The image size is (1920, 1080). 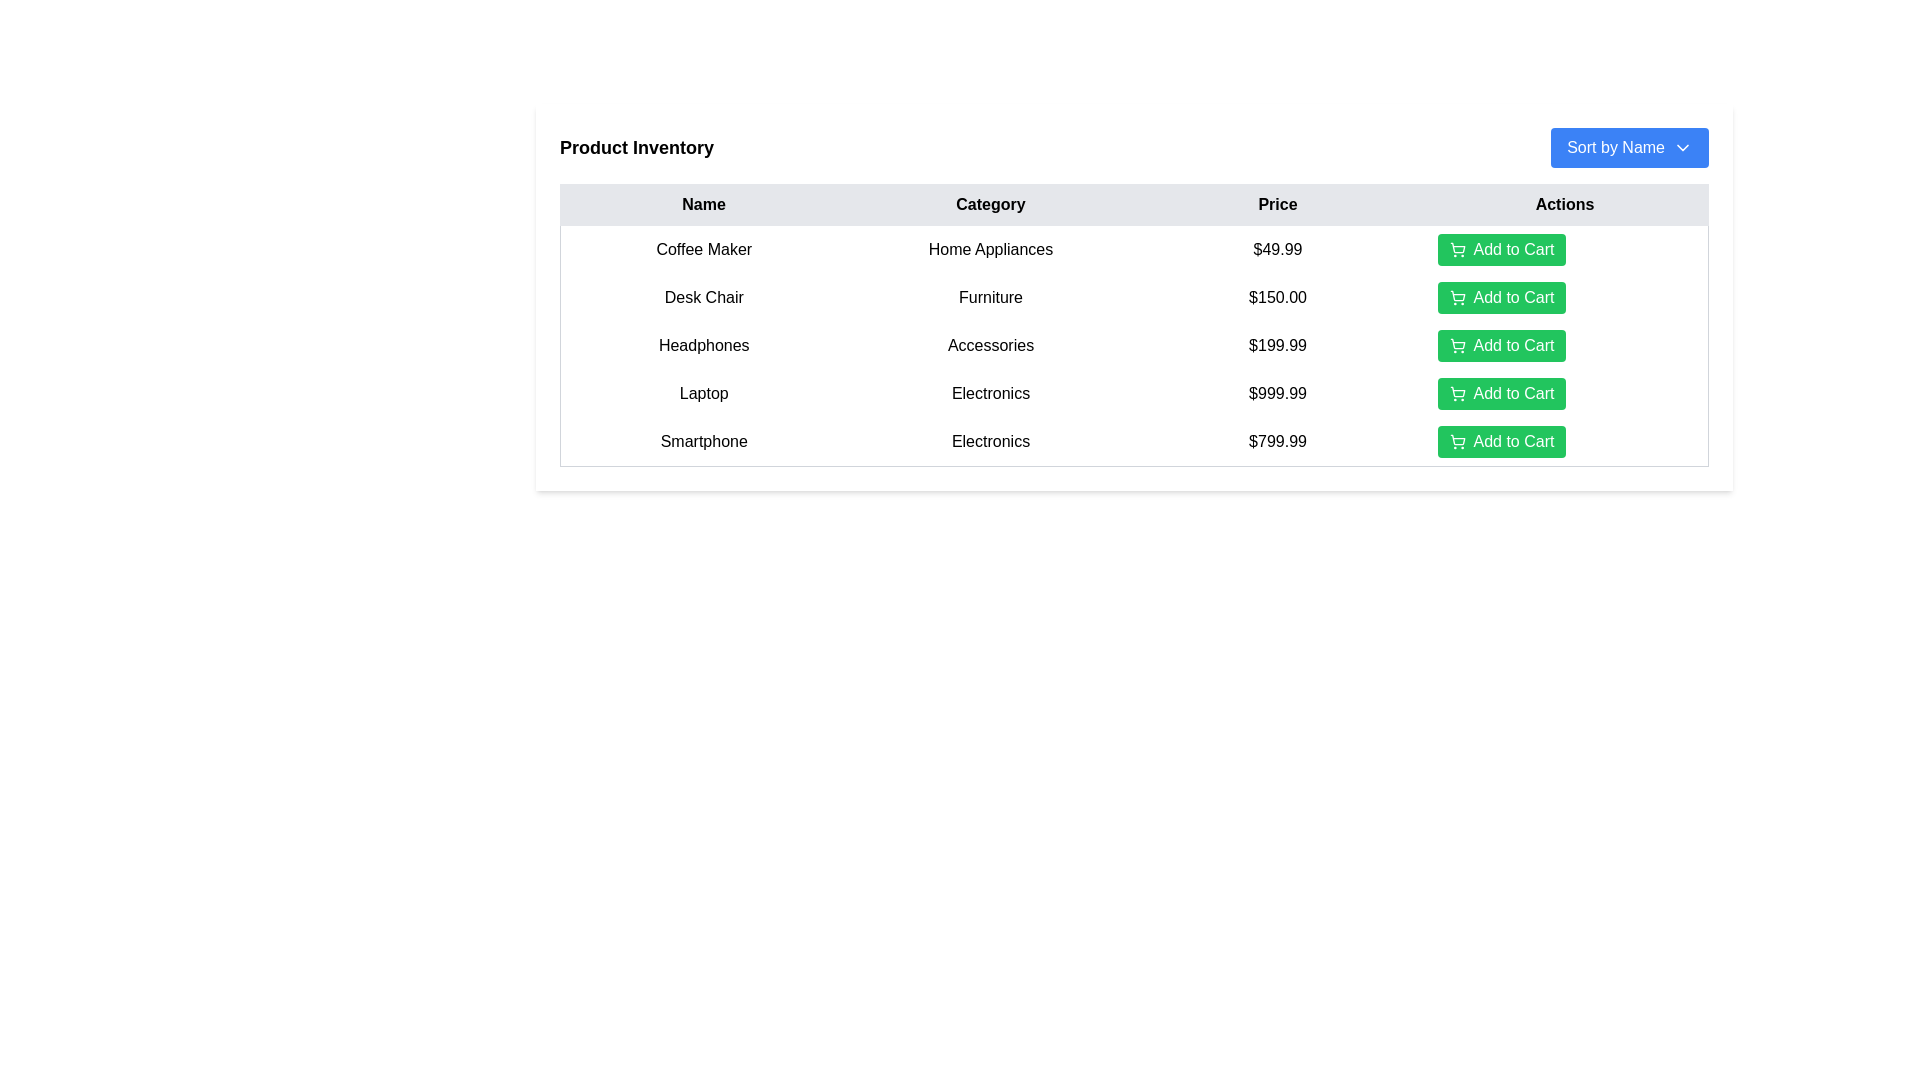 I want to click on the shopping cart icon inside the 'Add to Cart' button for the 'Smartphone' item in the 'Actions' column, so click(x=1457, y=441).